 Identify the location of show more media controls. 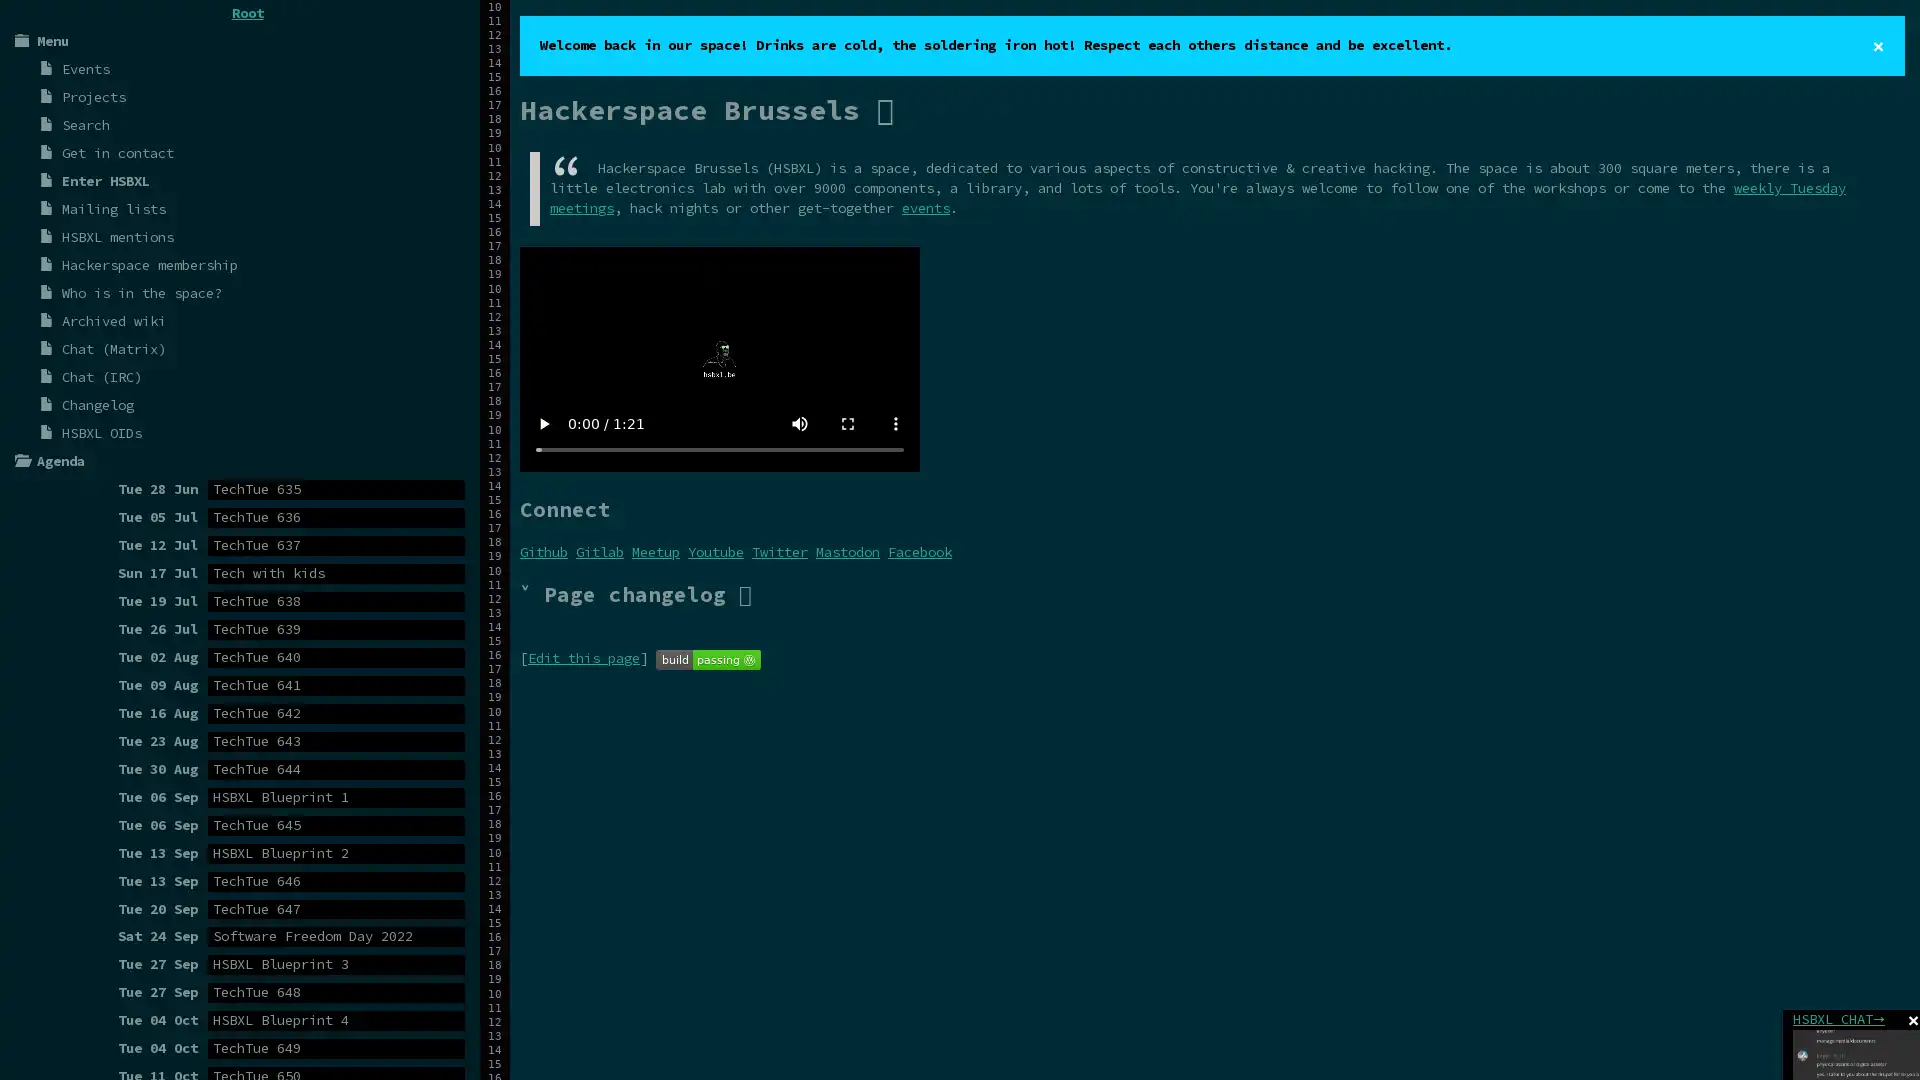
(895, 422).